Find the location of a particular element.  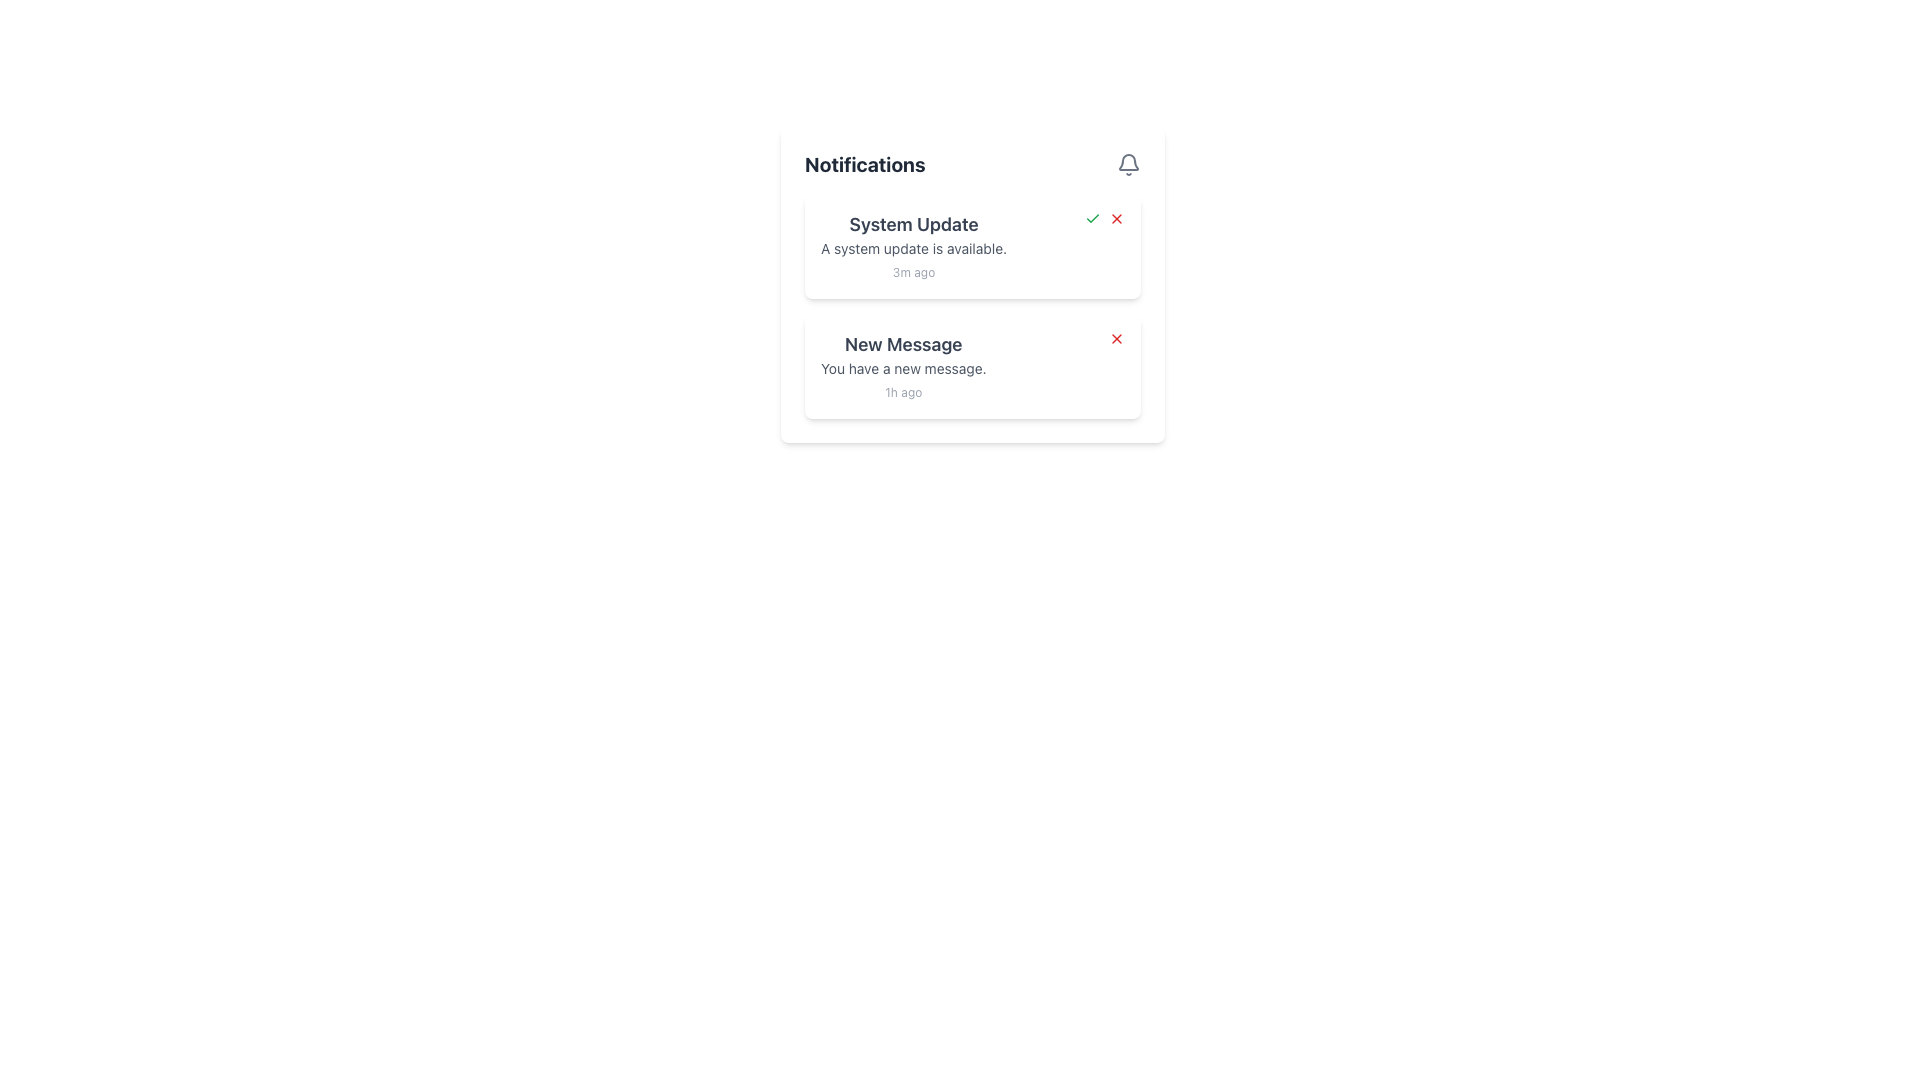

bold title text displaying 'Notifications' located at the top-left of the notification panel UI is located at coordinates (865, 164).